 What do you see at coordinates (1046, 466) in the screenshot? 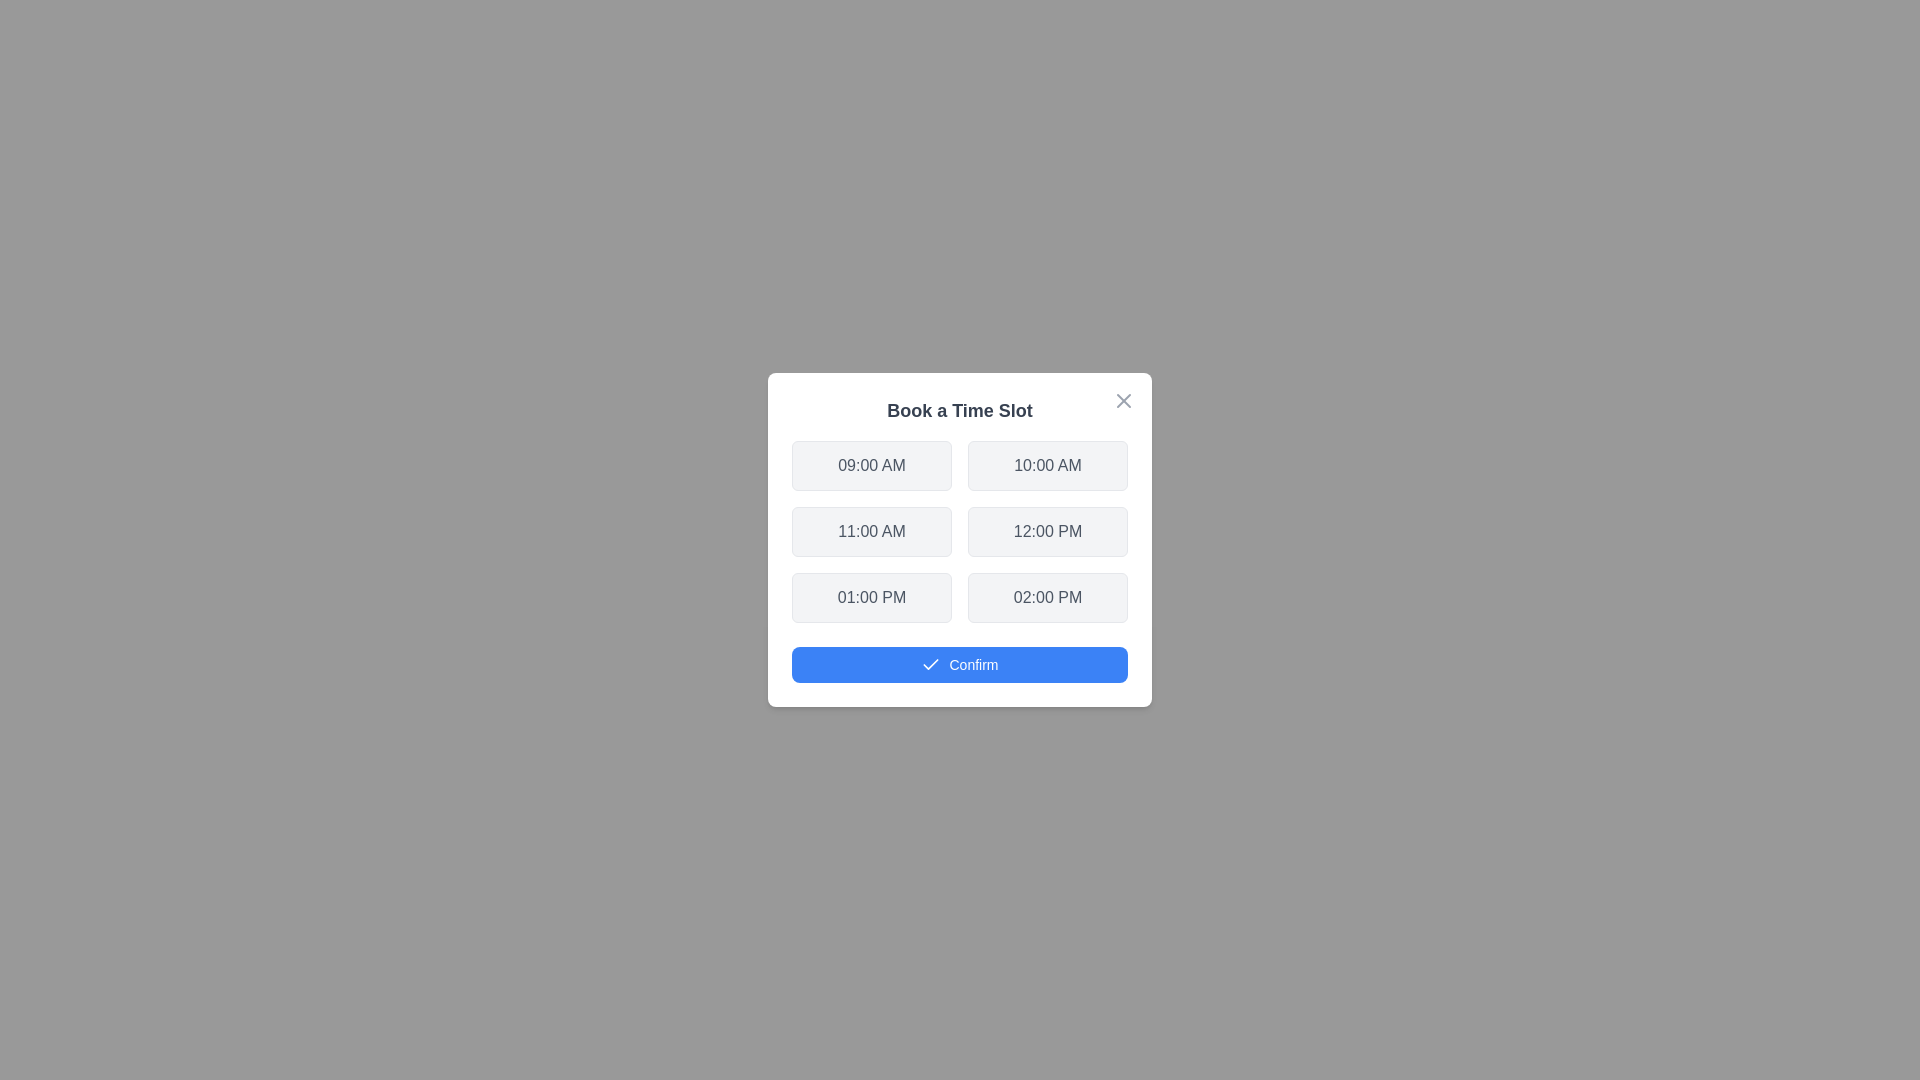
I see `the time slot 10:00 AM by clicking on its button` at bounding box center [1046, 466].